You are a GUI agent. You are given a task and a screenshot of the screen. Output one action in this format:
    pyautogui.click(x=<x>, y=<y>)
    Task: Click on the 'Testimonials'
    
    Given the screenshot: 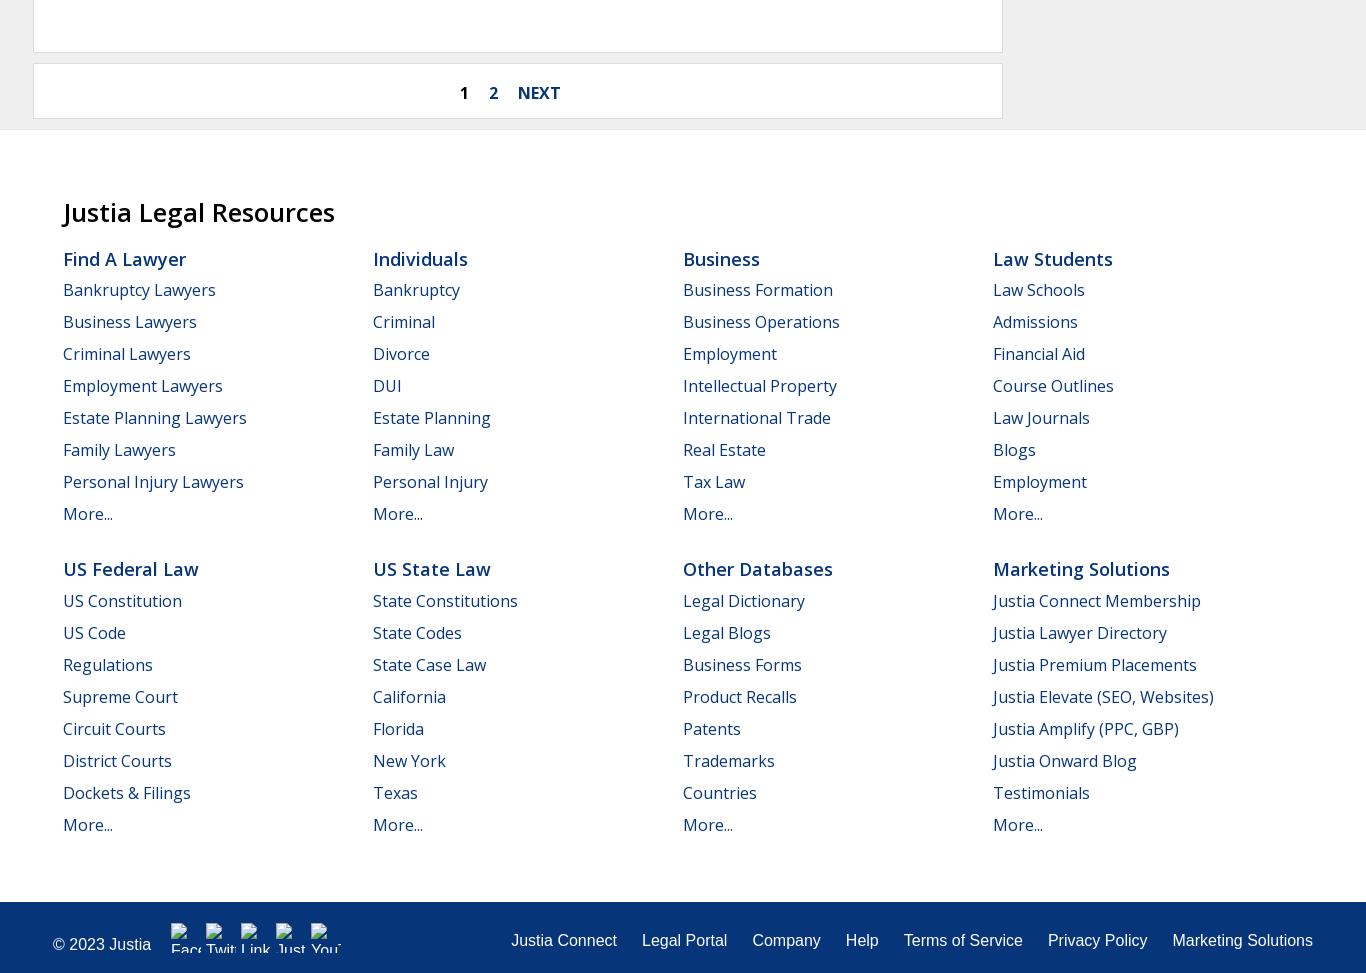 What is the action you would take?
    pyautogui.click(x=1040, y=791)
    